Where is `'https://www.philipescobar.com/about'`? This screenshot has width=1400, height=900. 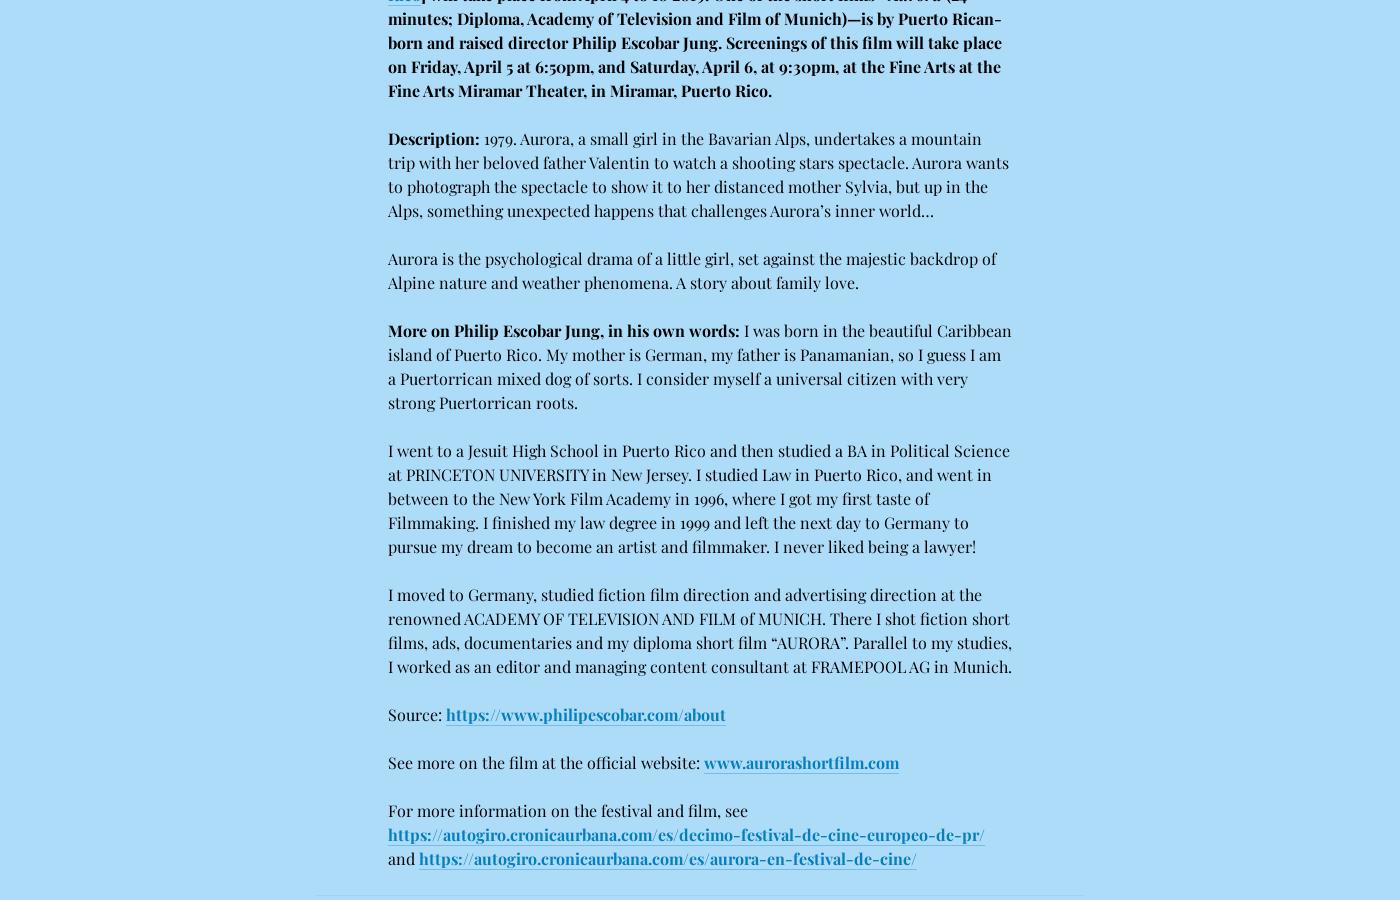 'https://www.philipescobar.com/about' is located at coordinates (586, 713).